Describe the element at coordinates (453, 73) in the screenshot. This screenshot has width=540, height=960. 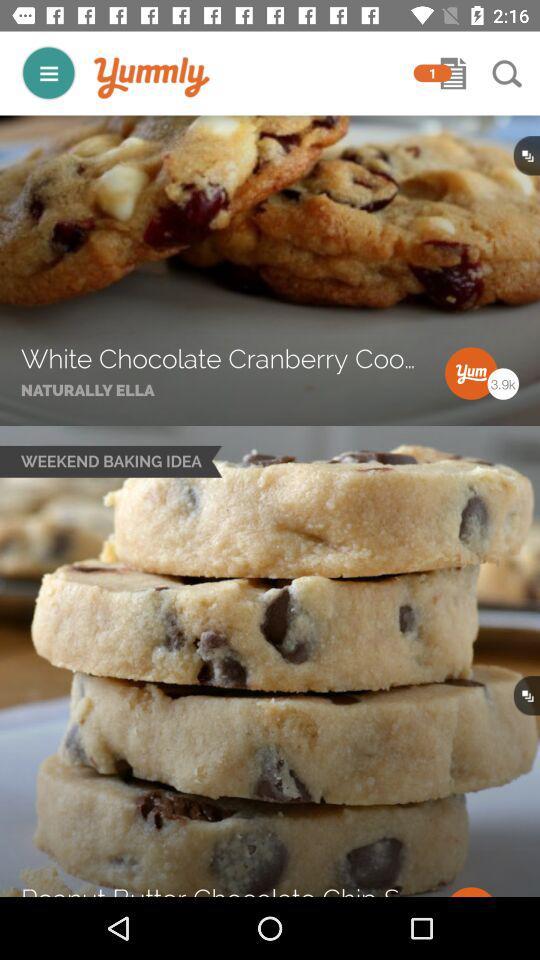
I see `notifications` at that location.